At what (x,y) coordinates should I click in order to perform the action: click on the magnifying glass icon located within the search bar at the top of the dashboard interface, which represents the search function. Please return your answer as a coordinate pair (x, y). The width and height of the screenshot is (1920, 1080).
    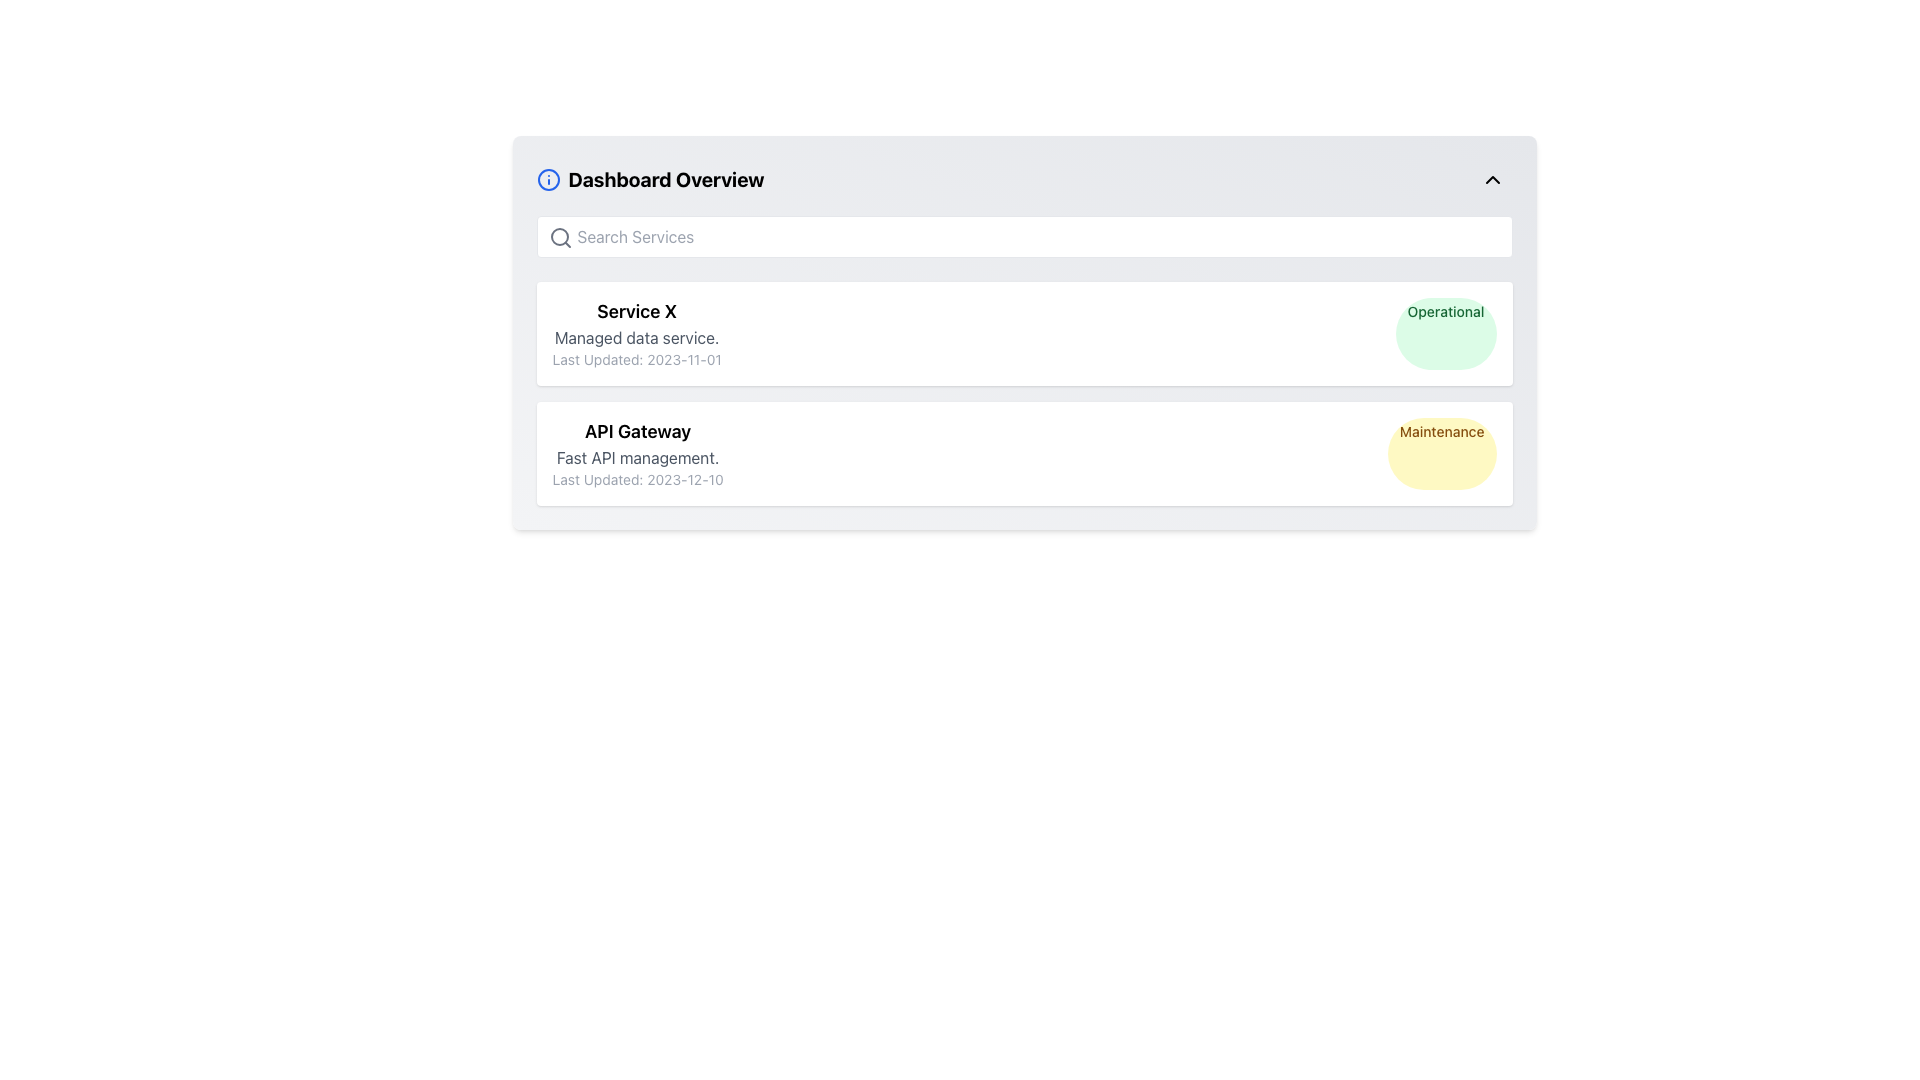
    Looking at the image, I should click on (560, 237).